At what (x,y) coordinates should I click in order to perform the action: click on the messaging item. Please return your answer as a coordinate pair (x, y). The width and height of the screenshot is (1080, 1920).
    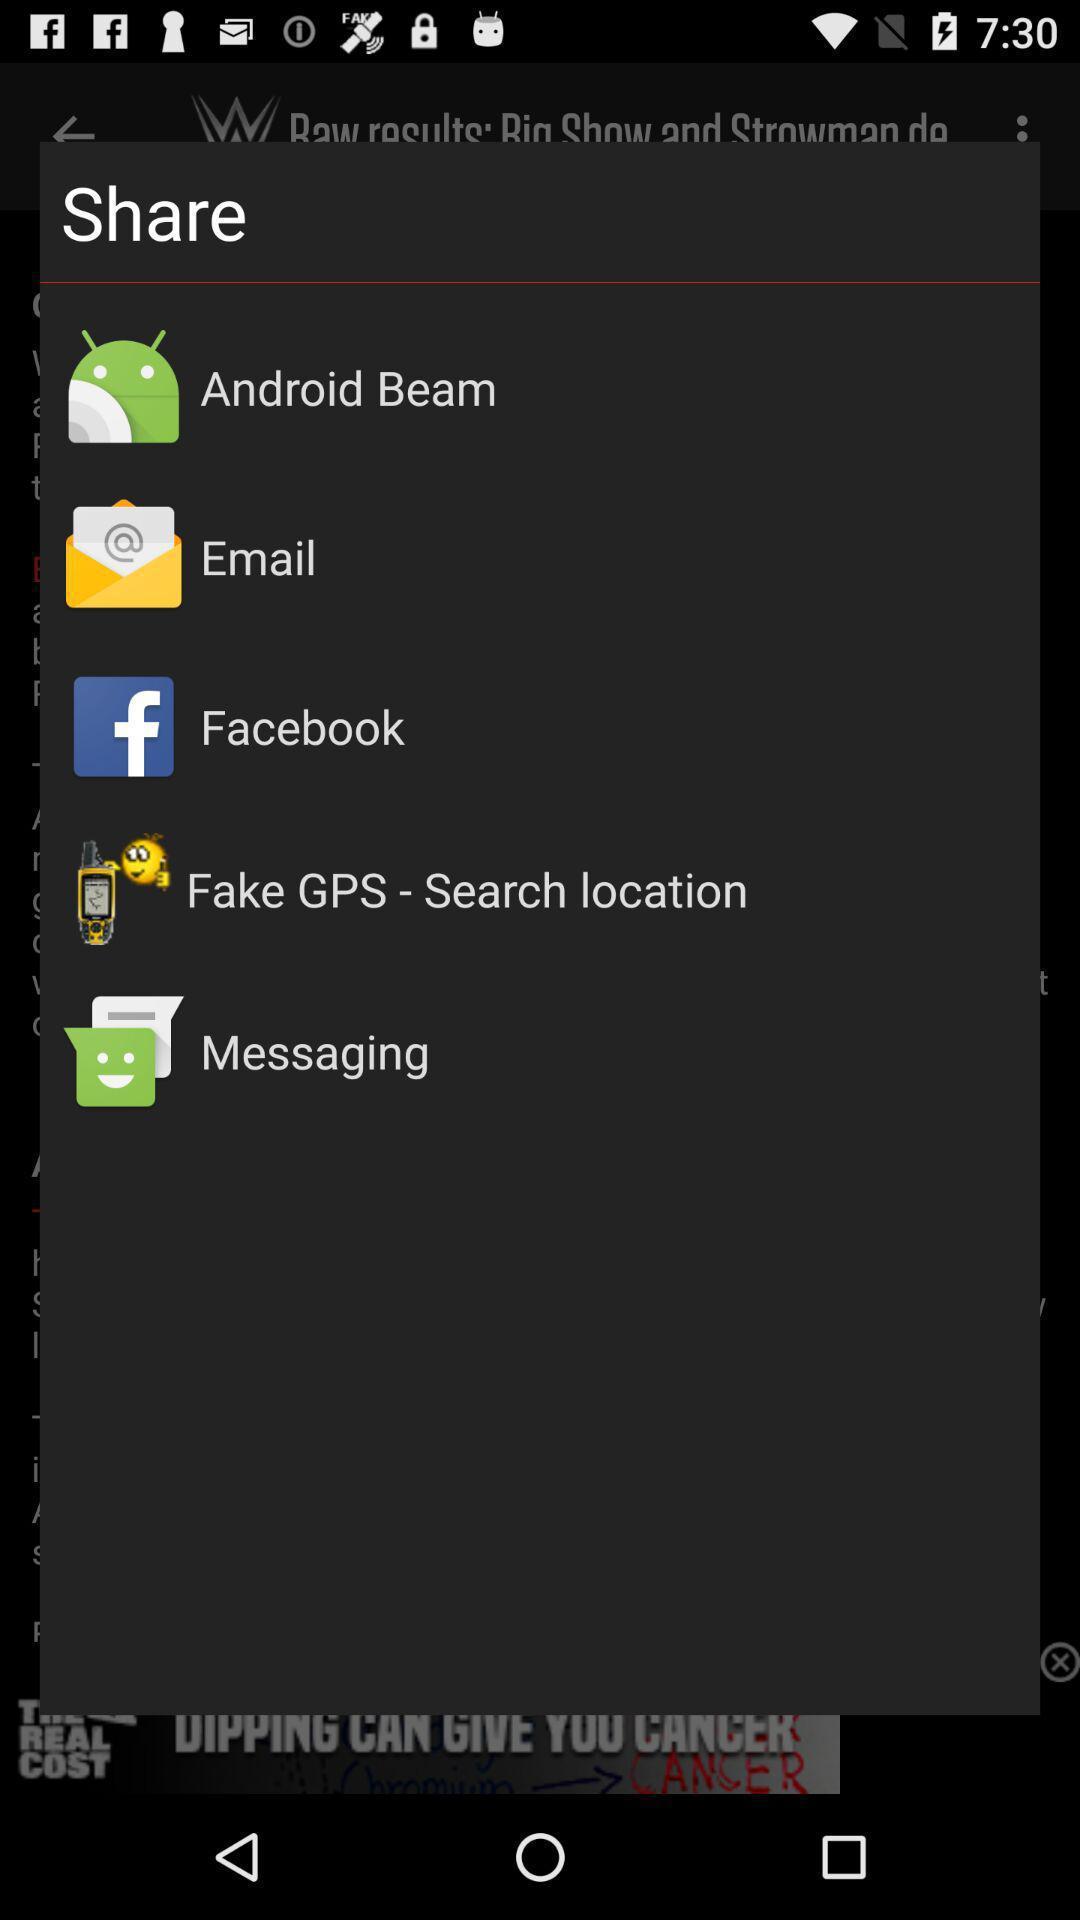
    Looking at the image, I should click on (608, 1050).